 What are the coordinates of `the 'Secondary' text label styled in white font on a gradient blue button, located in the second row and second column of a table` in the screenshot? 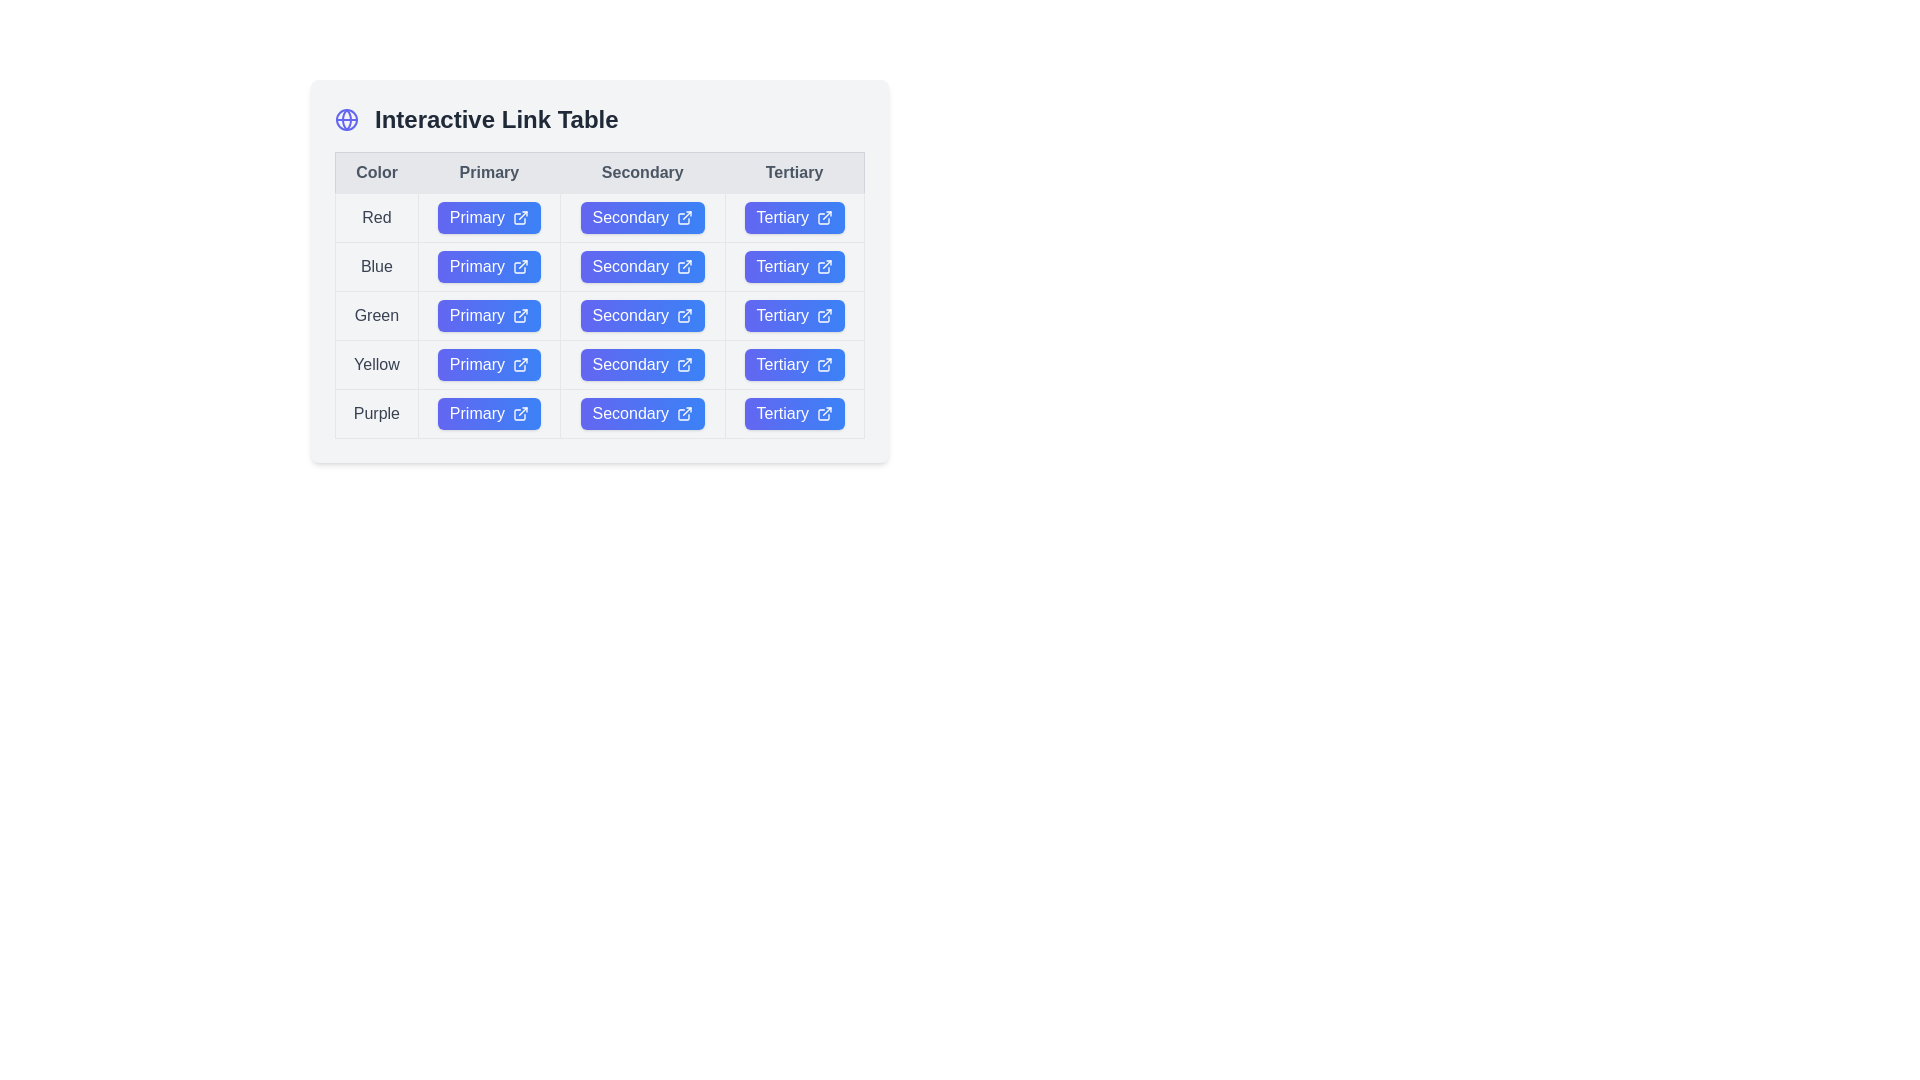 It's located at (629, 265).